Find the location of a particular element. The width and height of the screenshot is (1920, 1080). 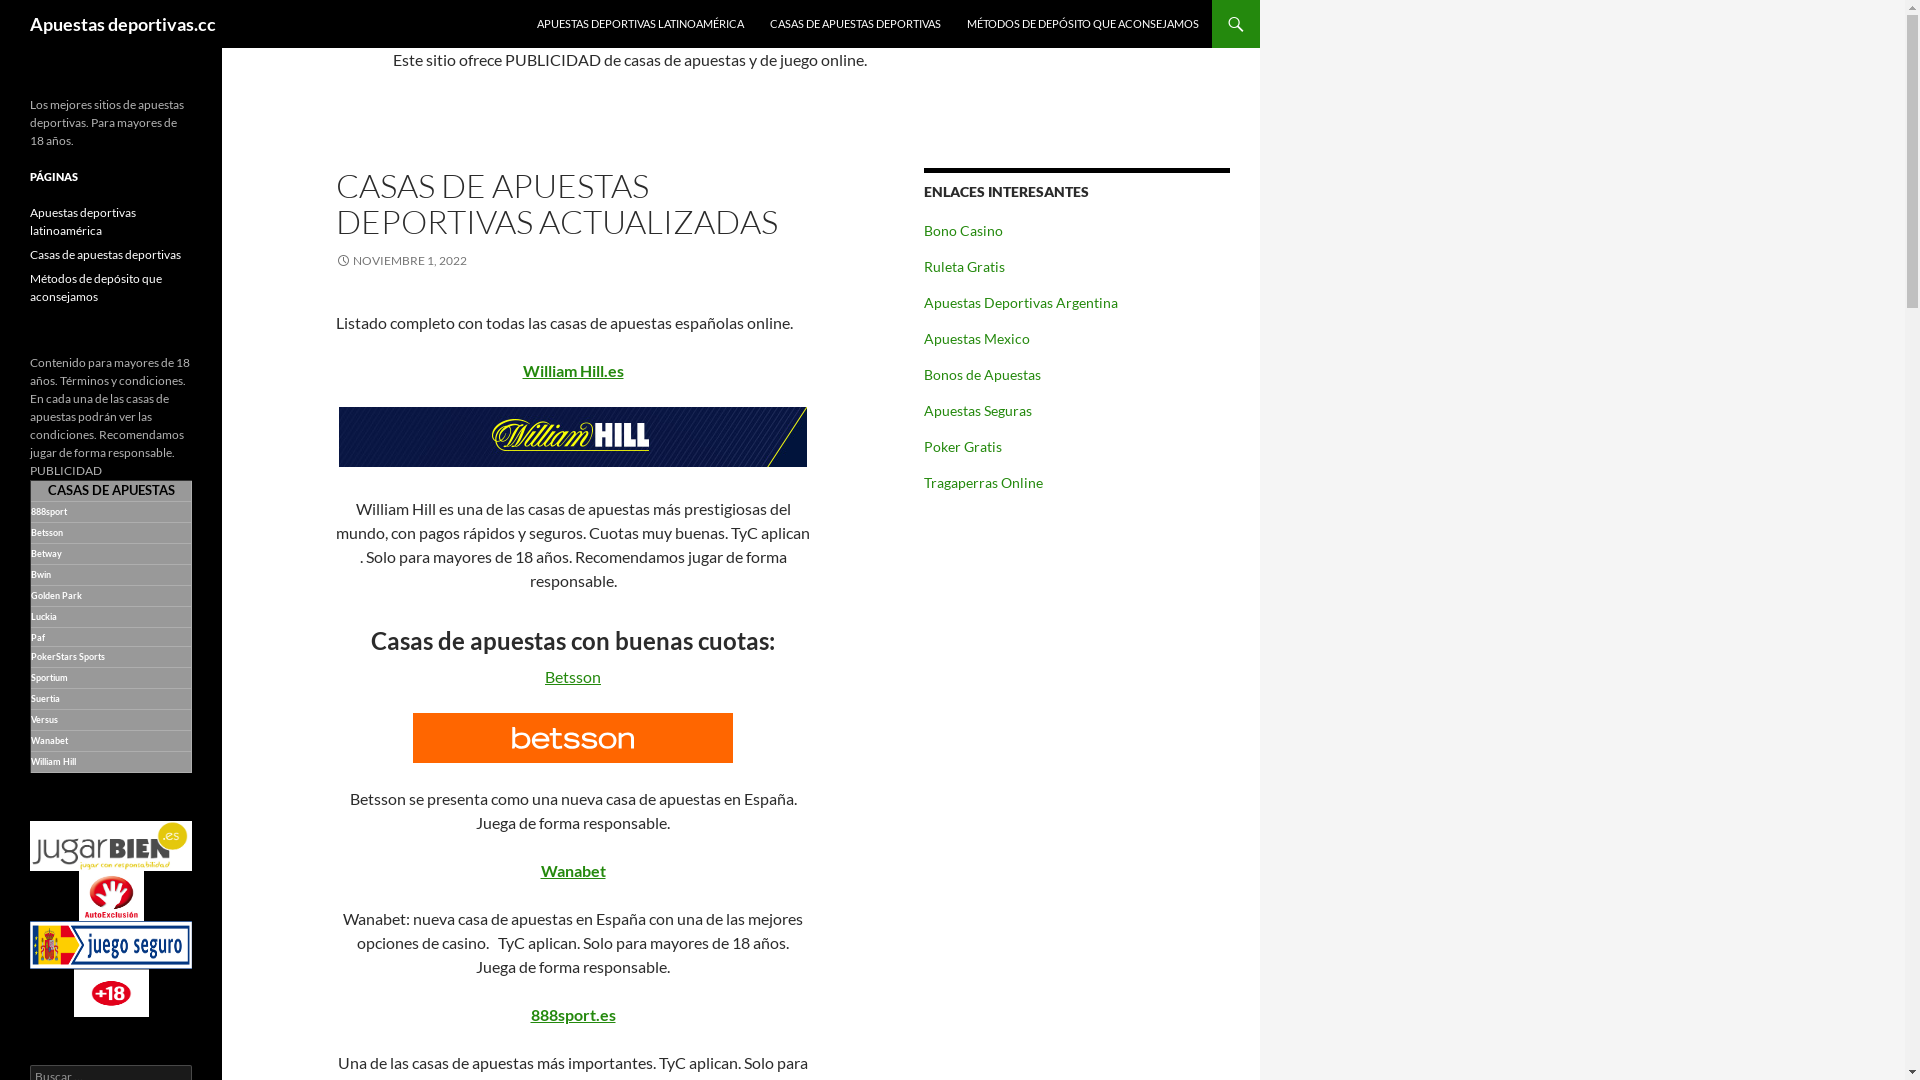

'CASAS DE APUESTAS DEPORTIVAS' is located at coordinates (855, 23).